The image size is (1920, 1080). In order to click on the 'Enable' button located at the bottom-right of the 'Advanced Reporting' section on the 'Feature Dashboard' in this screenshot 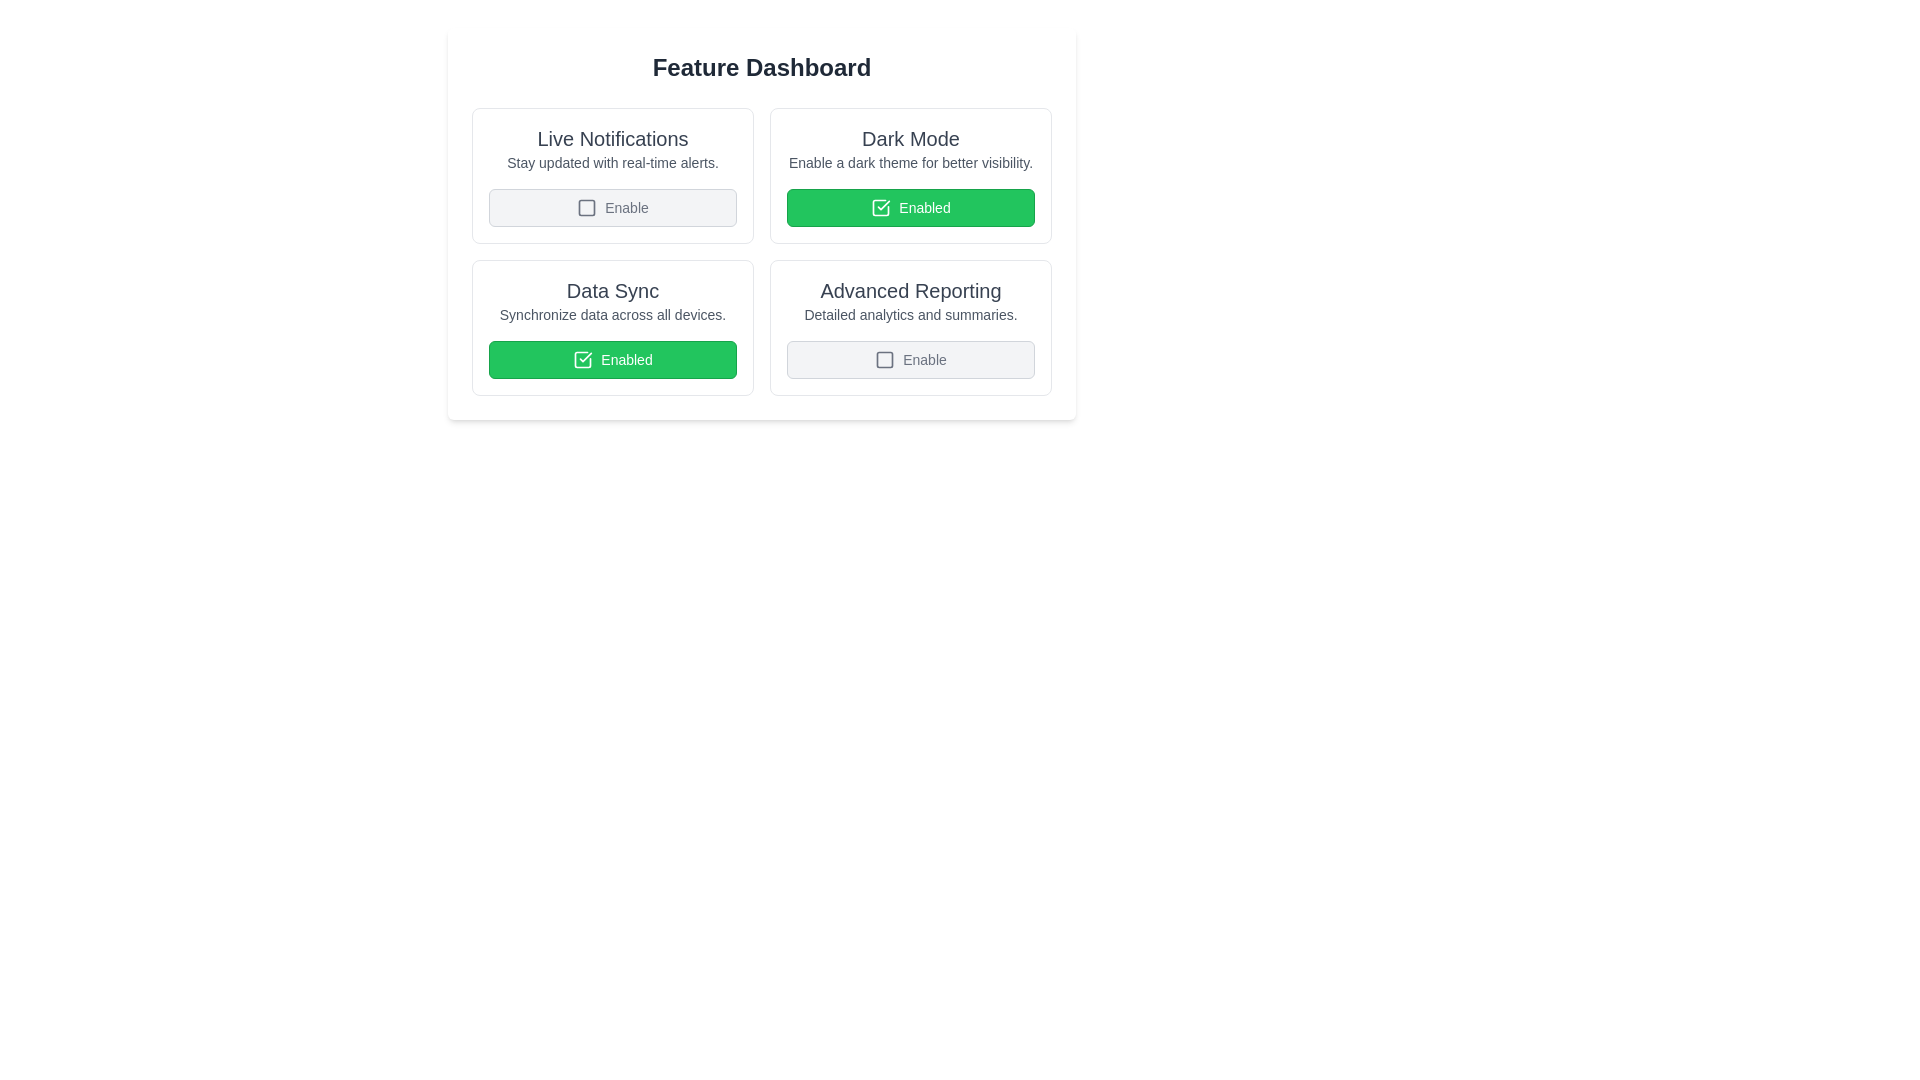, I will do `click(910, 358)`.